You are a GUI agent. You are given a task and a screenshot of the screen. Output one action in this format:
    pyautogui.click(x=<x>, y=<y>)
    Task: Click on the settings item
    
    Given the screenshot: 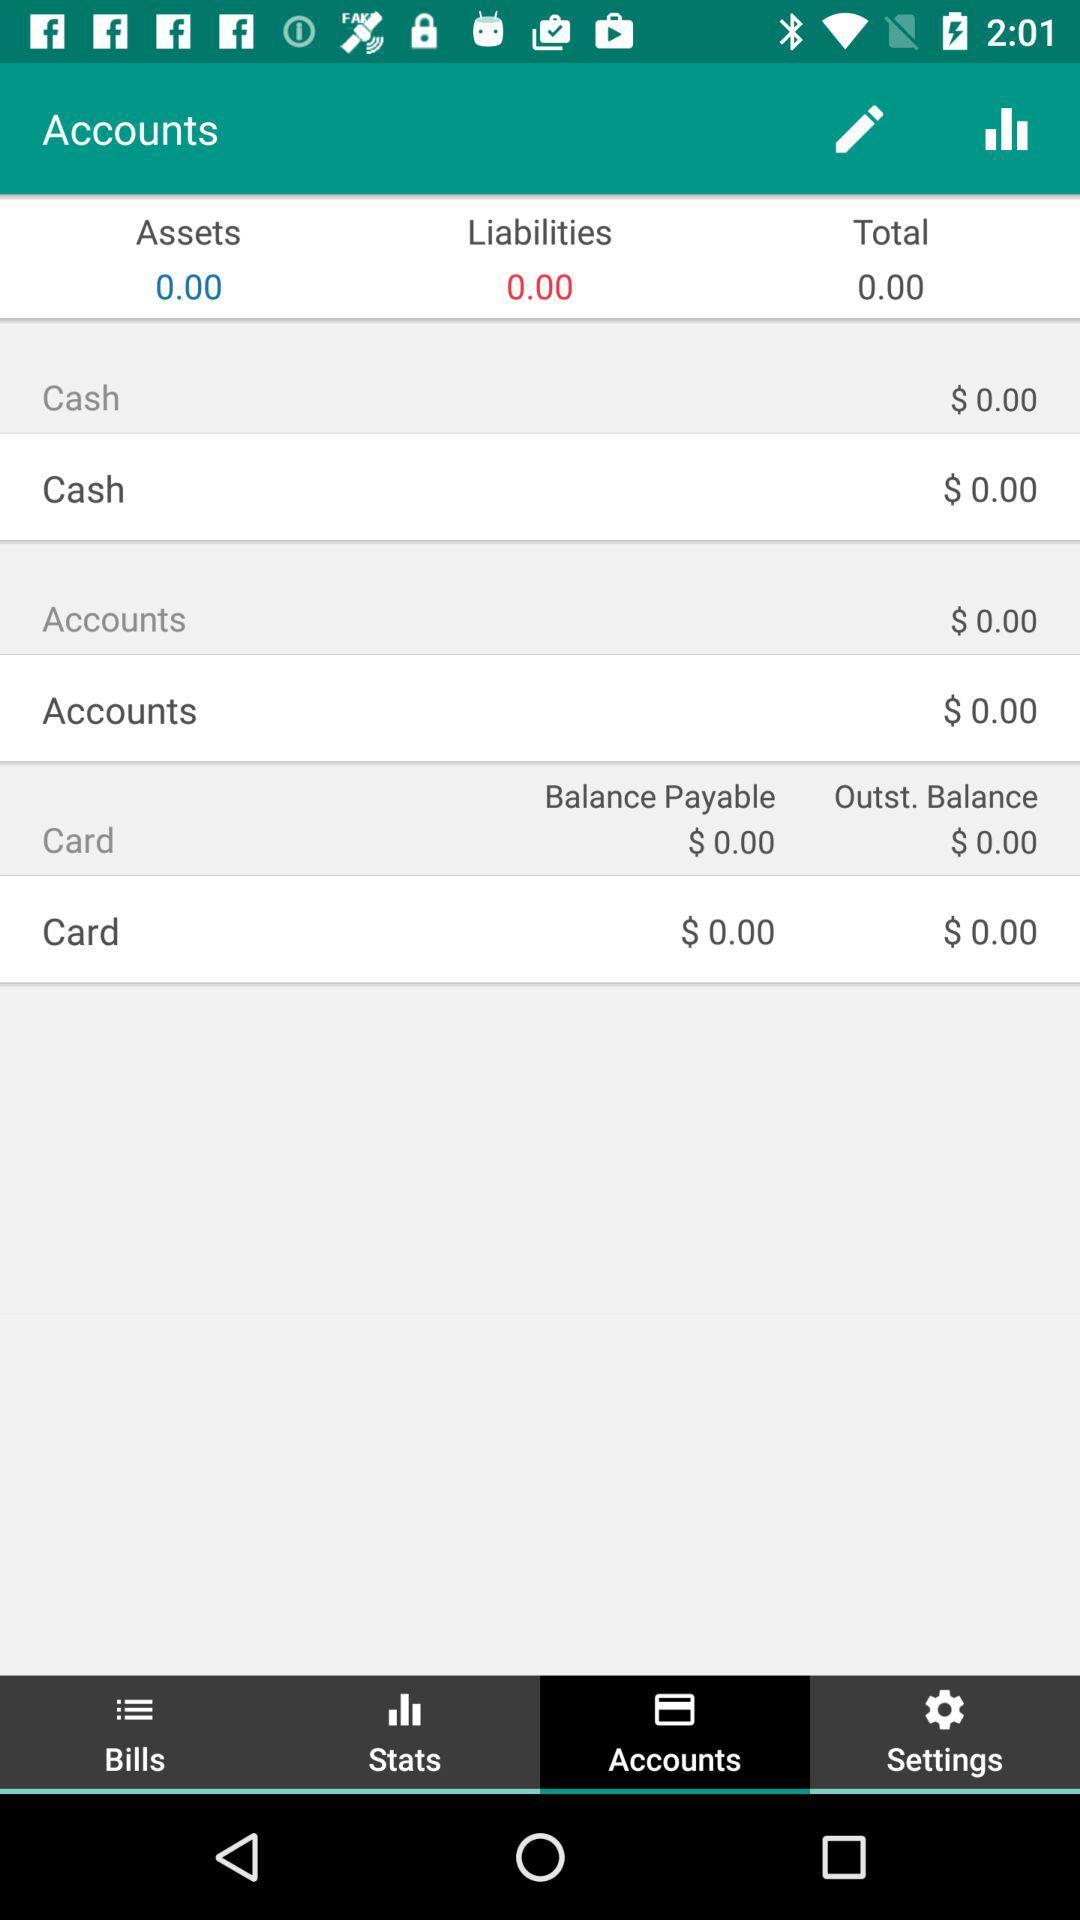 What is the action you would take?
    pyautogui.click(x=945, y=1731)
    